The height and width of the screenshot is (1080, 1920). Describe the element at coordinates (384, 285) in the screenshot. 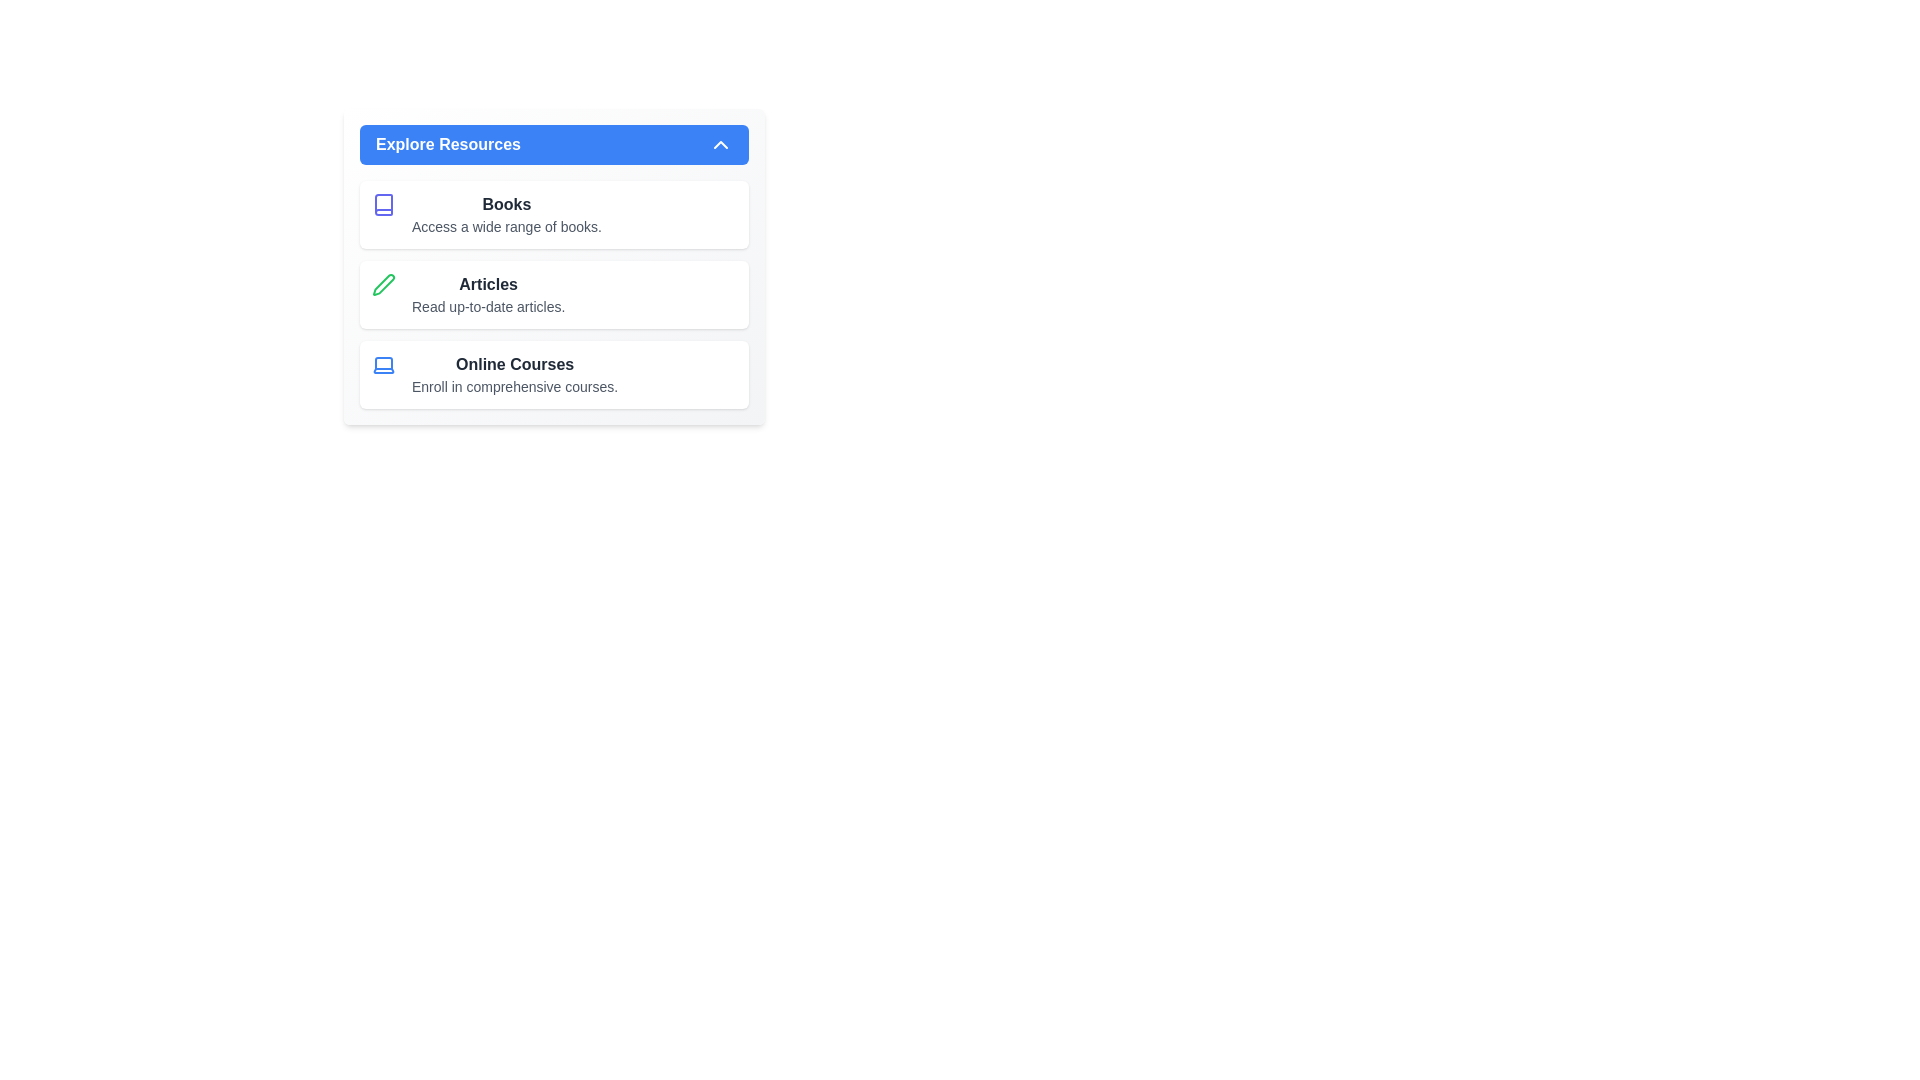

I see `the 'Articles' icon located` at that location.